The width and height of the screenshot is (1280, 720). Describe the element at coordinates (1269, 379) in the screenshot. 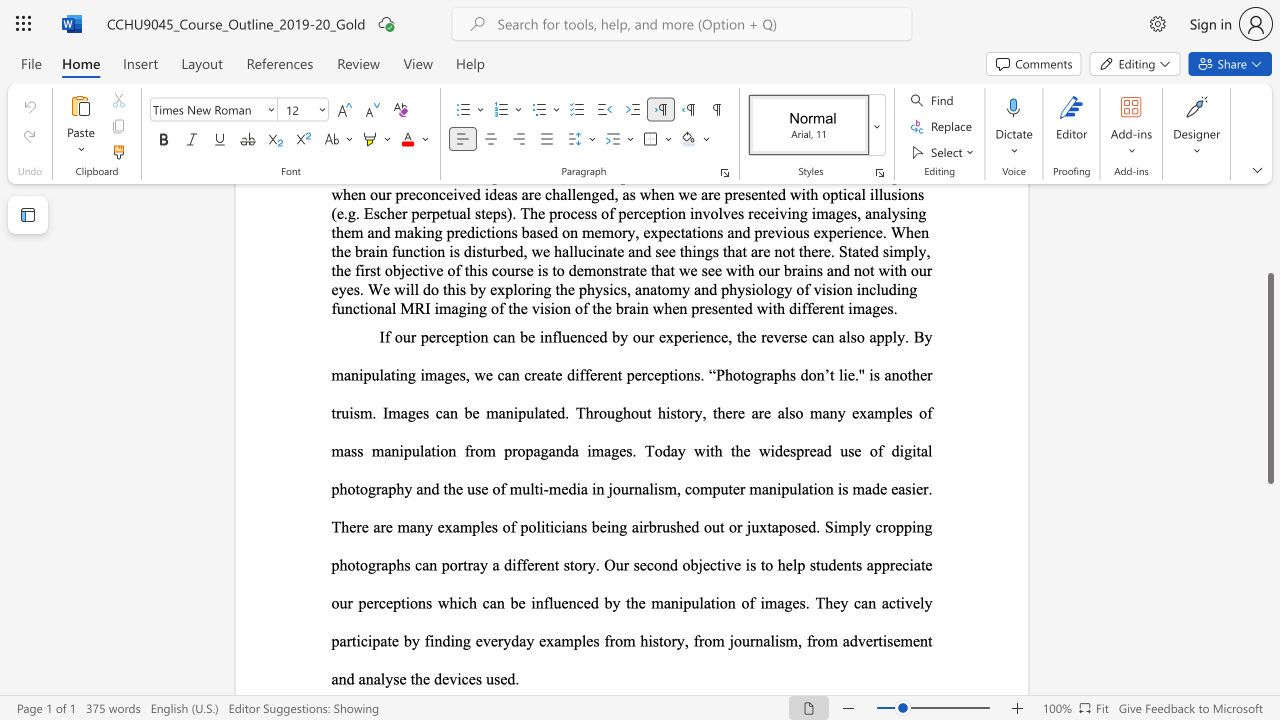

I see `the scrollbar and move down 180 pixels` at that location.